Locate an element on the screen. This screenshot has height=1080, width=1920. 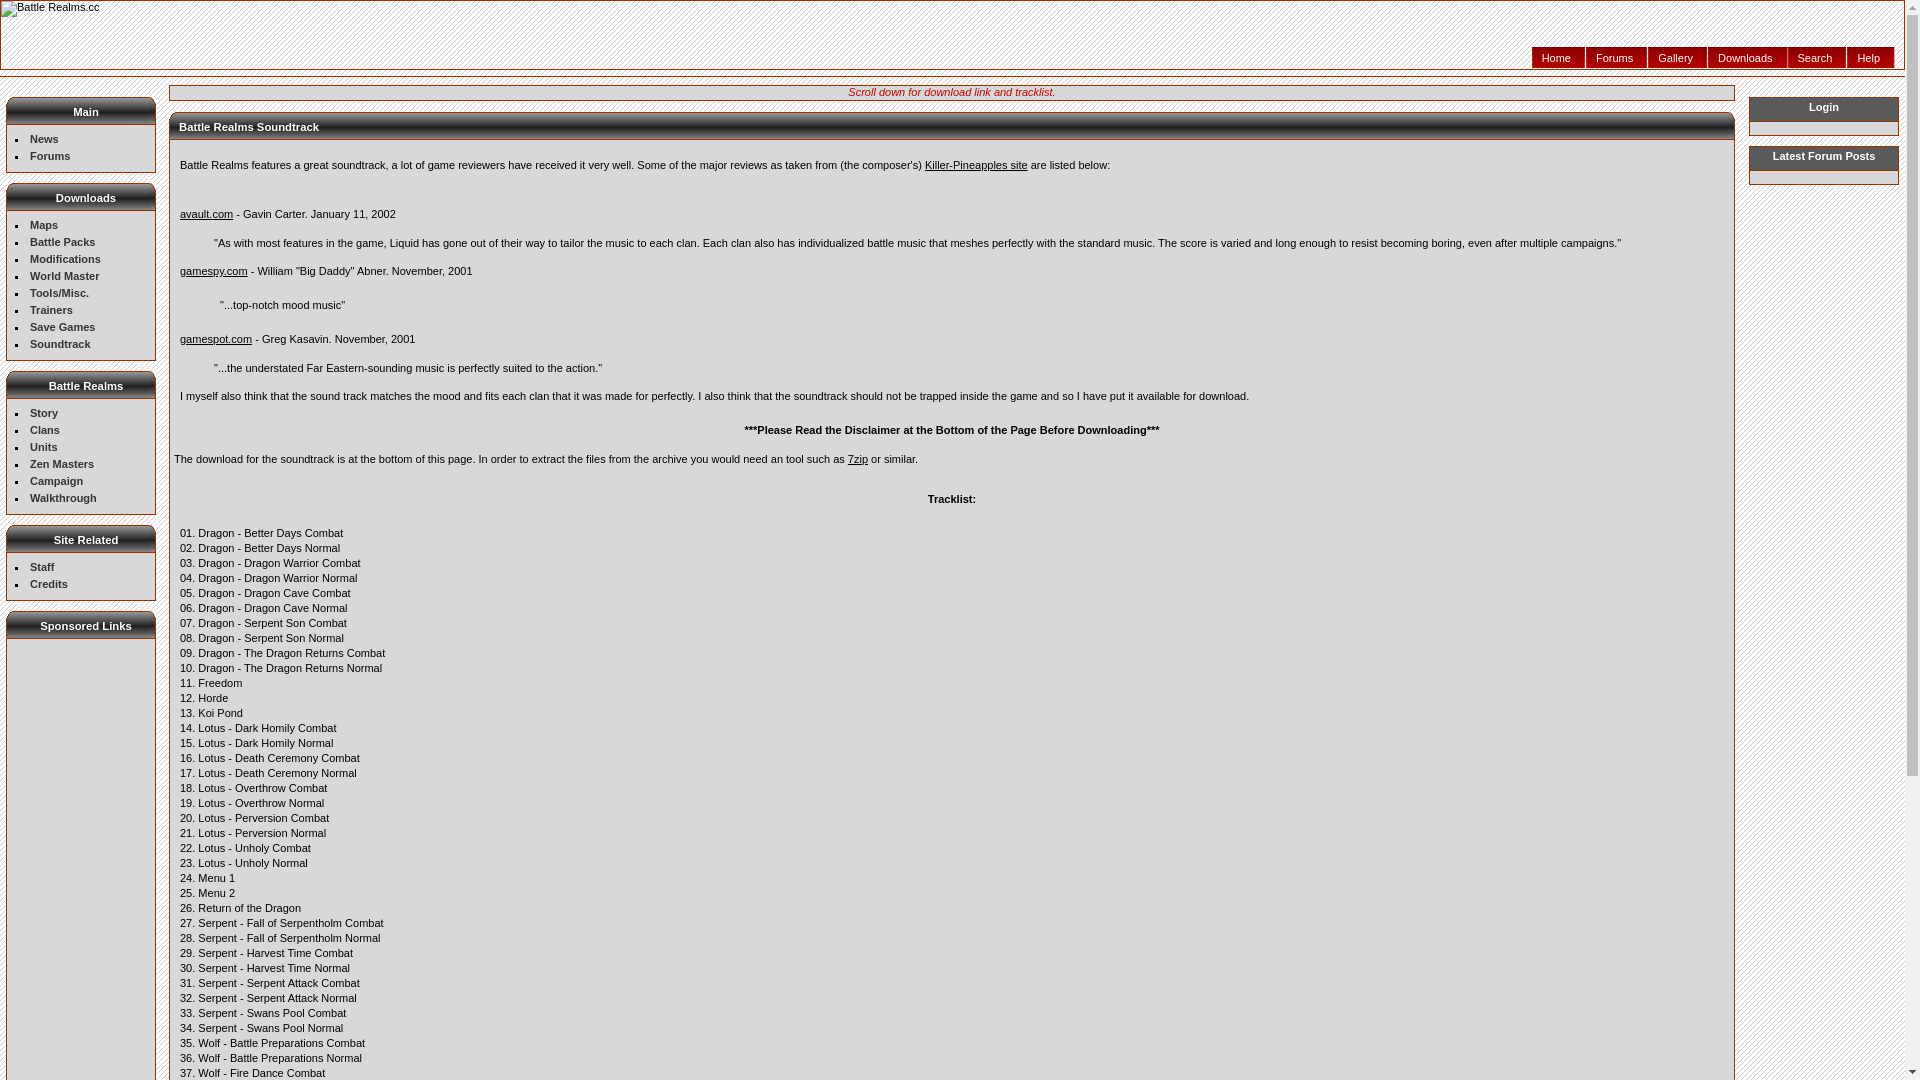
'Search' is located at coordinates (1818, 56).